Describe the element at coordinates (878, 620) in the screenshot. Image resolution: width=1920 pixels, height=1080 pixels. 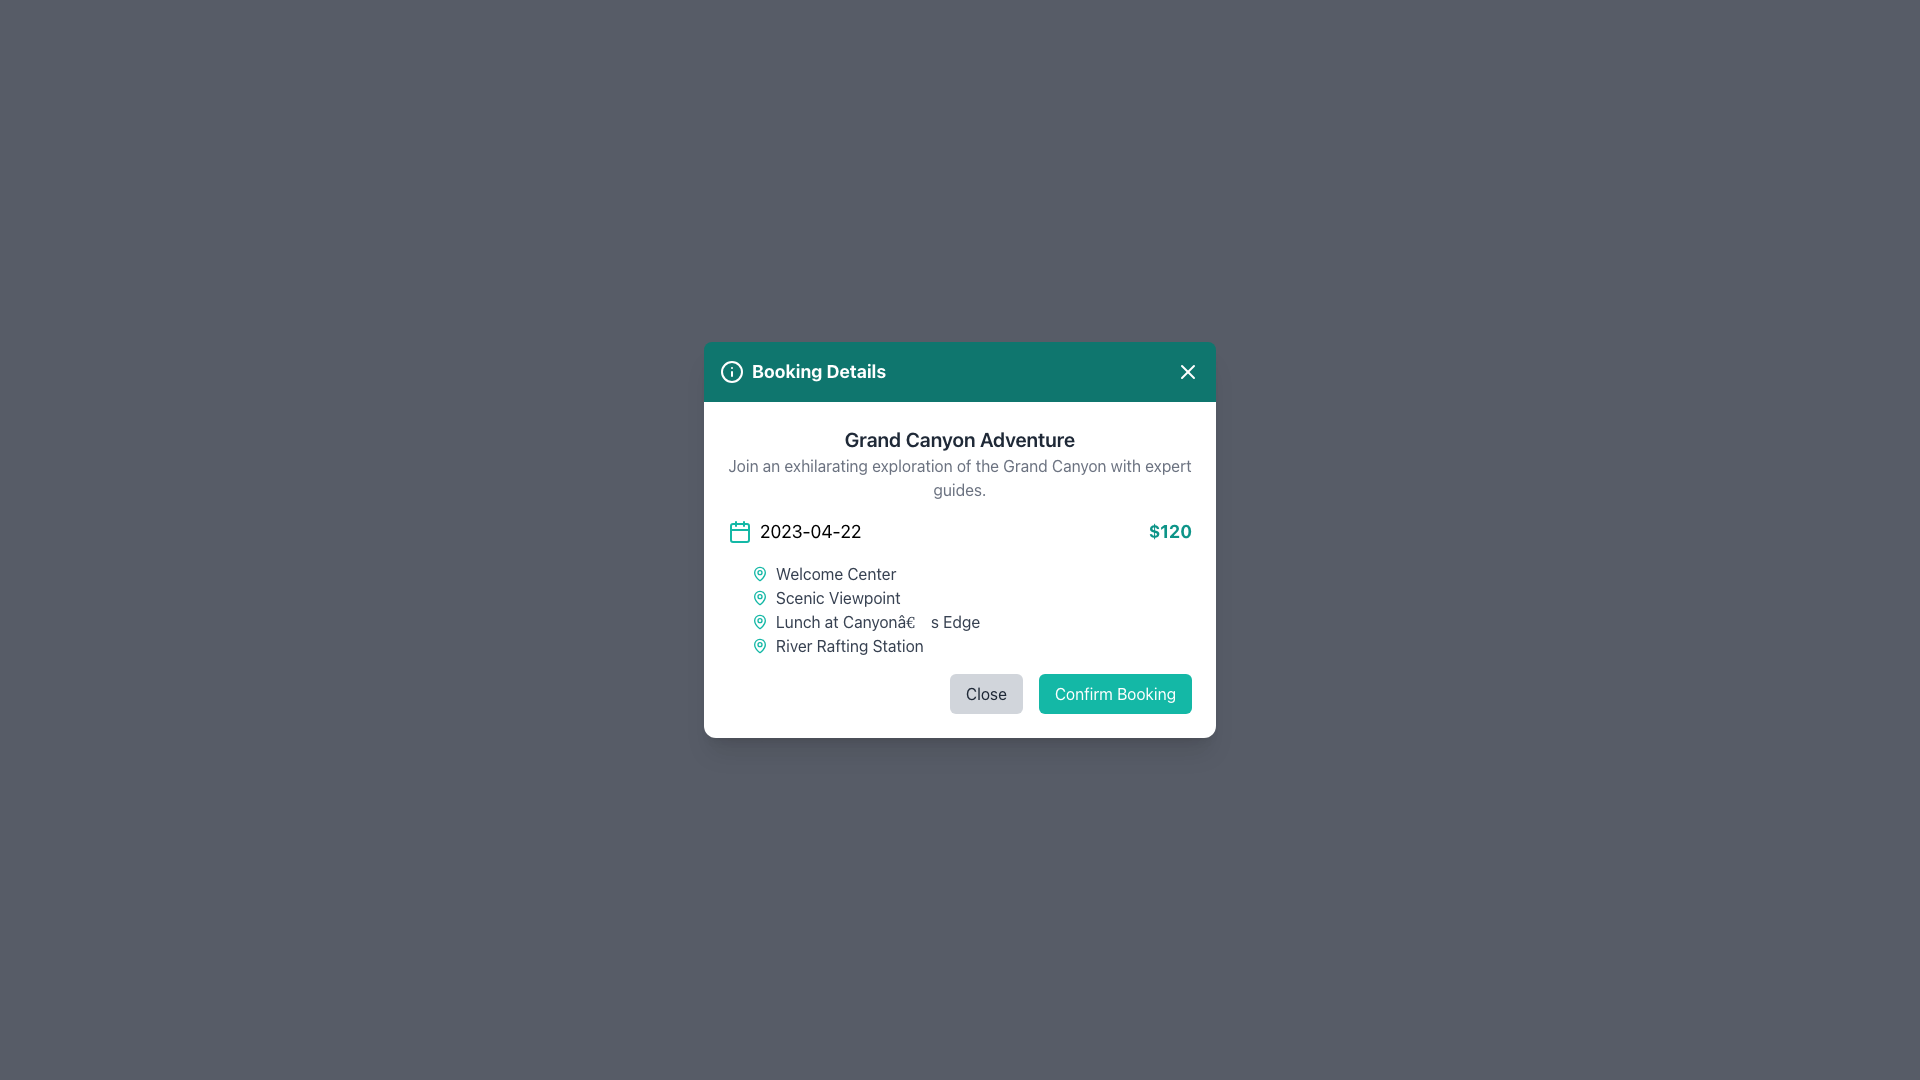
I see `the text label reading 'Lunch at Canyonâ€™s Edge', which is the third item in a vertical list of text labels, positioned slightly to the right of a map pin icon` at that location.